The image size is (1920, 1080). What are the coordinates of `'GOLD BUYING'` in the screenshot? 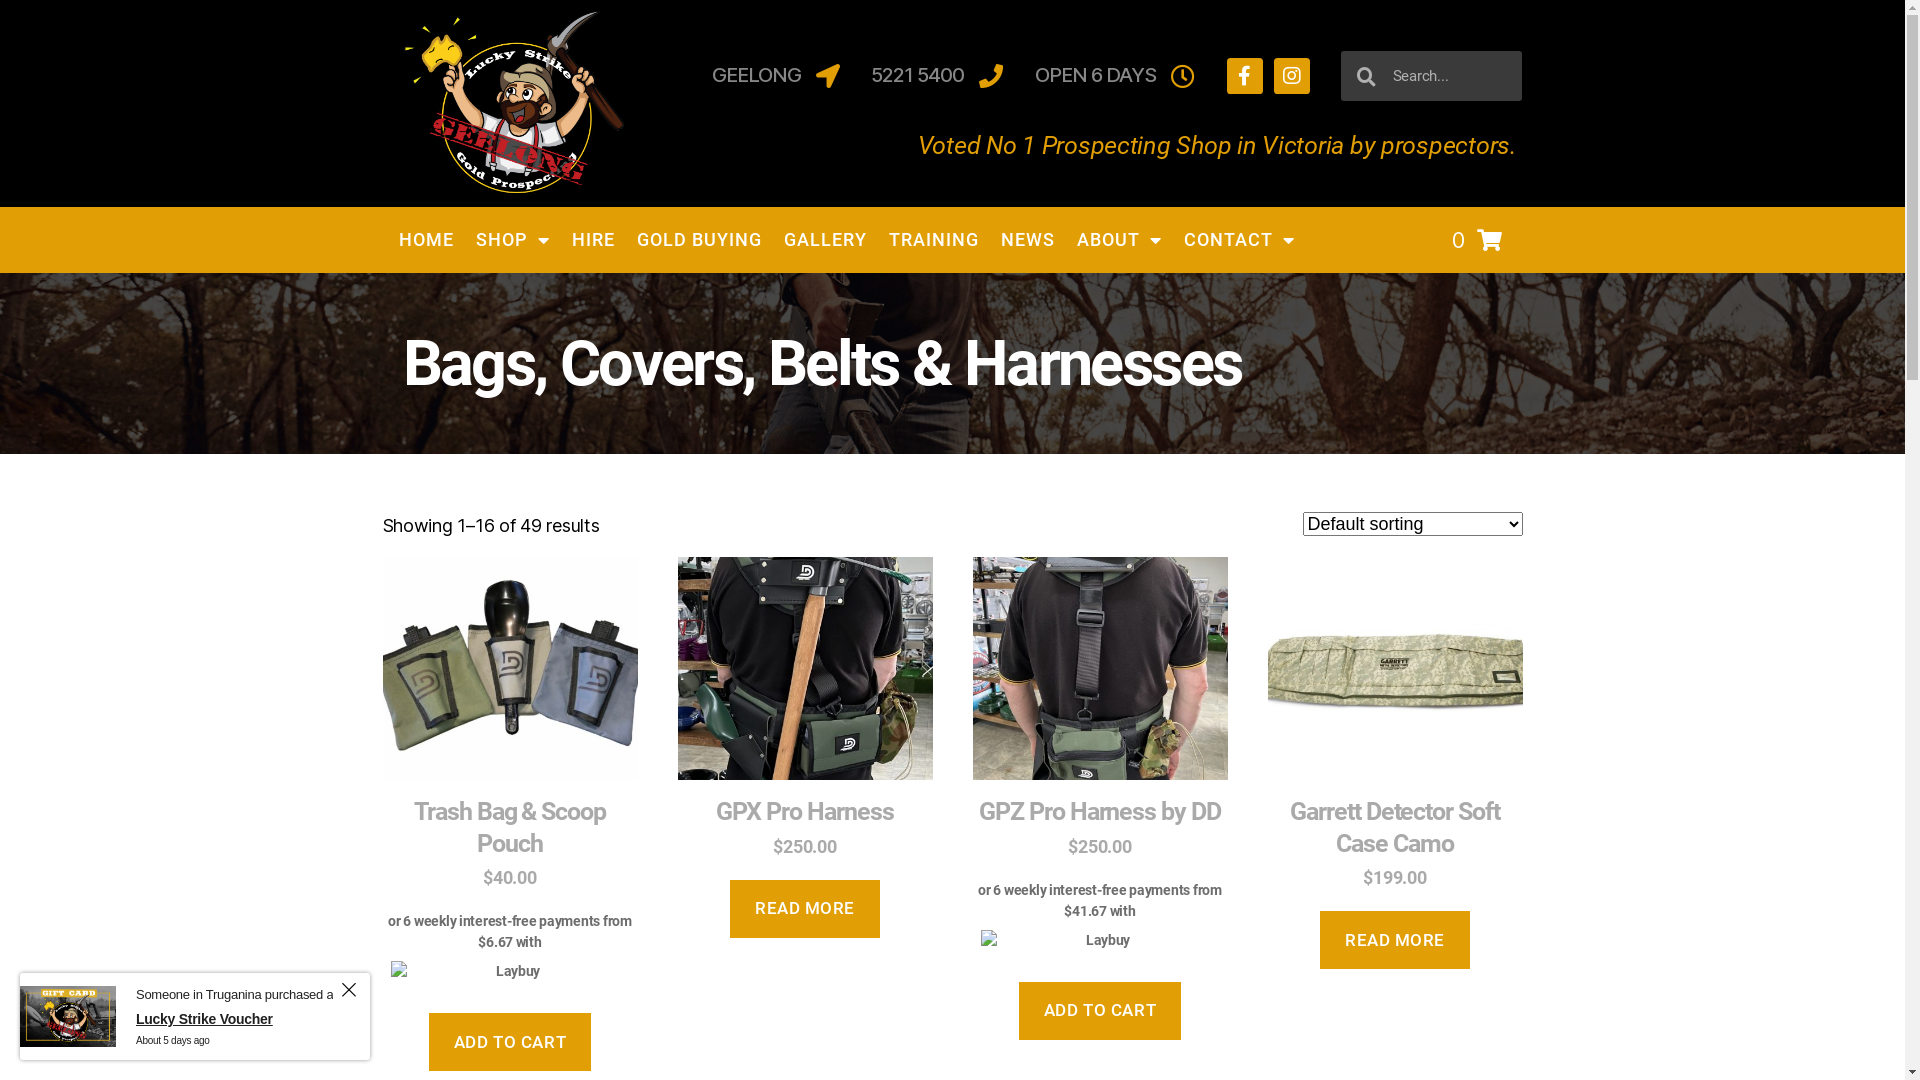 It's located at (699, 238).